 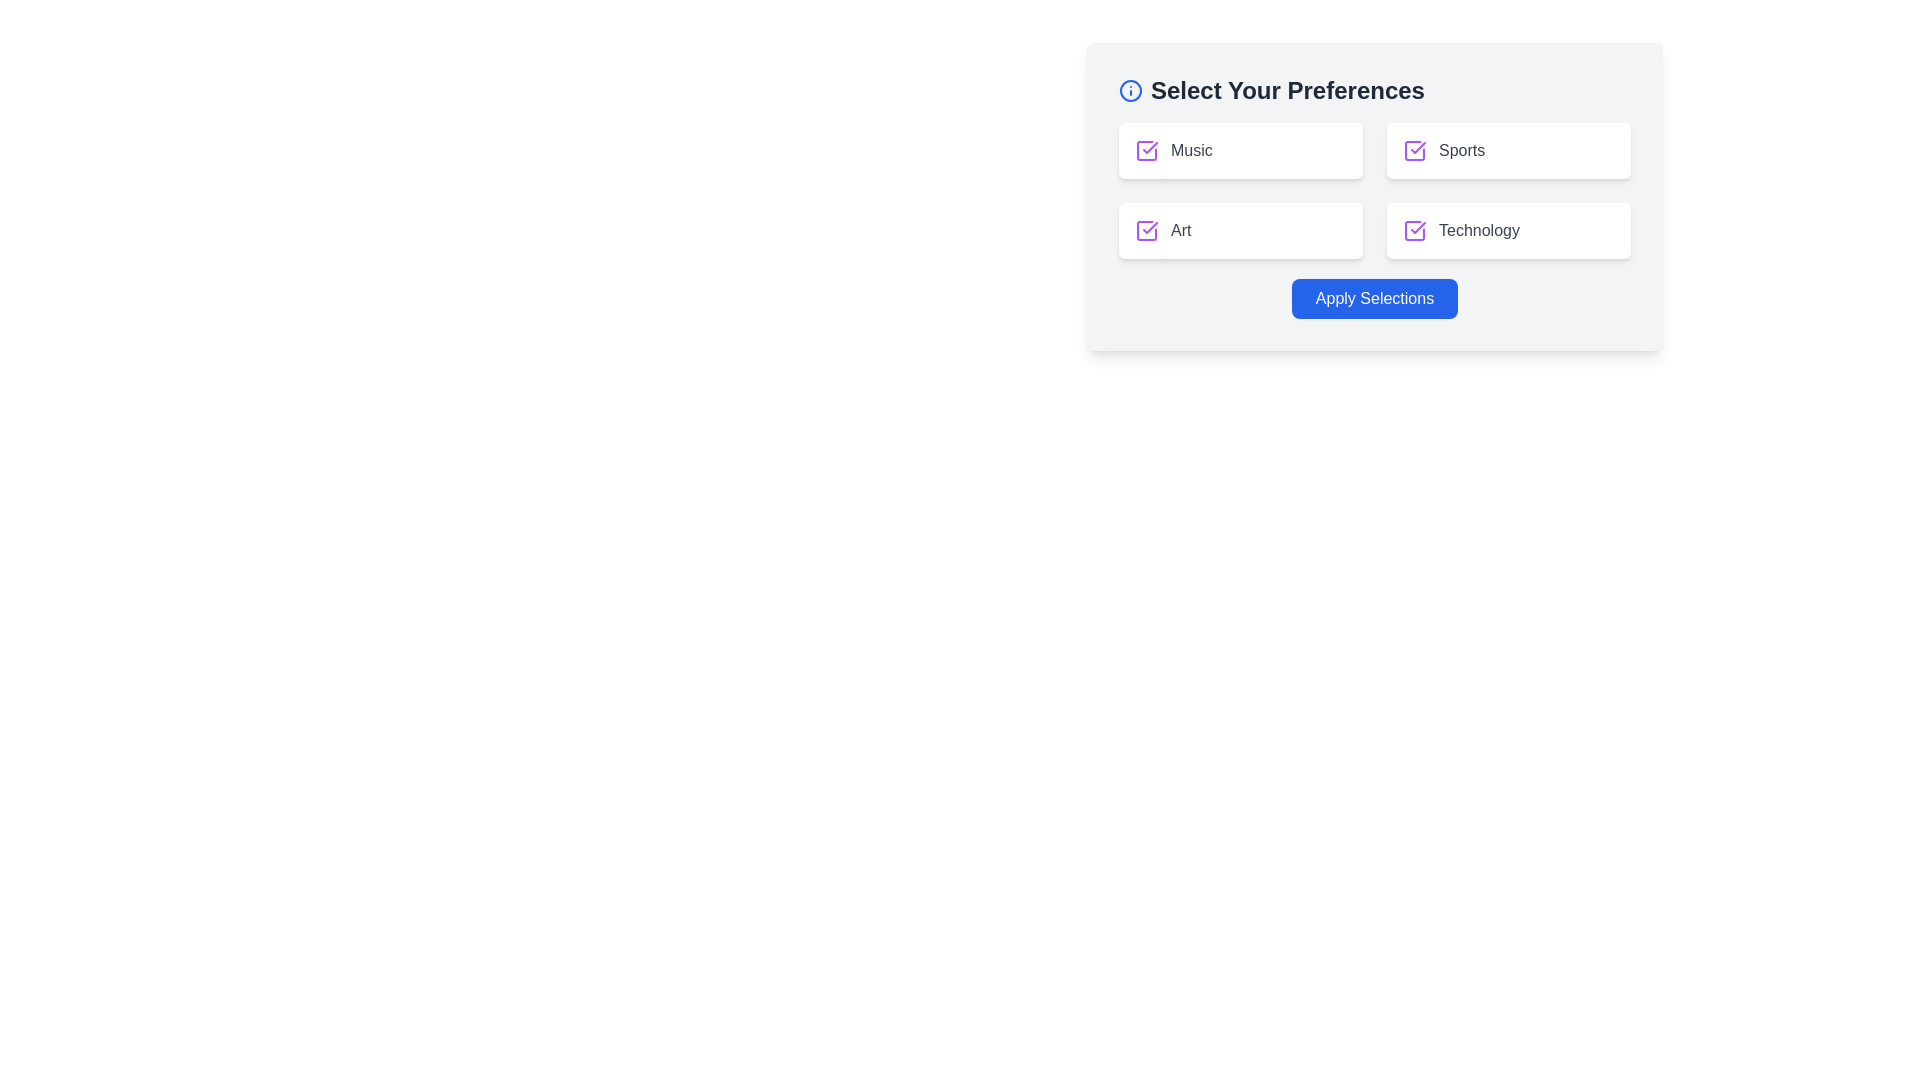 What do you see at coordinates (1414, 149) in the screenshot?
I see `the checkbox outline representing the 'Sports' preference option in the first row, second column of the grid` at bounding box center [1414, 149].